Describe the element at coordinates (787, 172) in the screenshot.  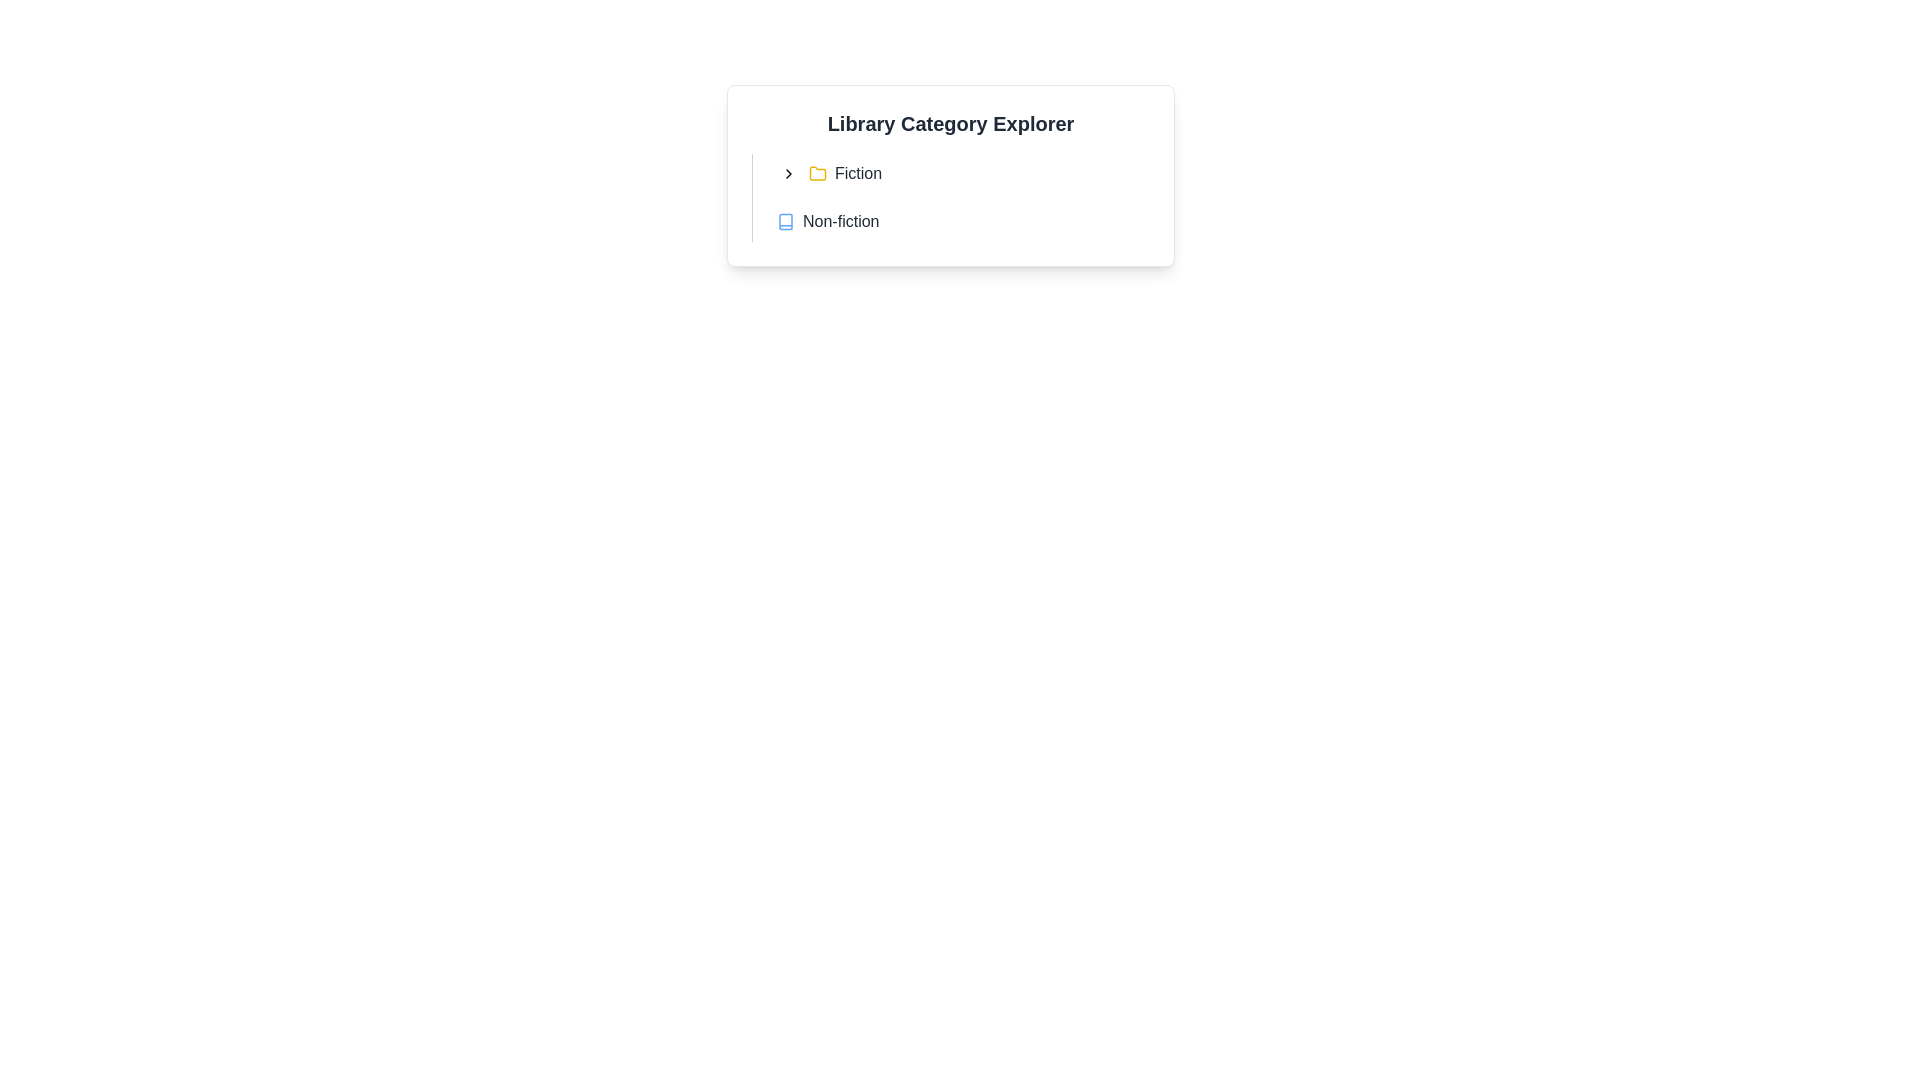
I see `the small, right-pointing chevron icon located to the left of the yellow folder icon labeled 'Fiction'` at that location.